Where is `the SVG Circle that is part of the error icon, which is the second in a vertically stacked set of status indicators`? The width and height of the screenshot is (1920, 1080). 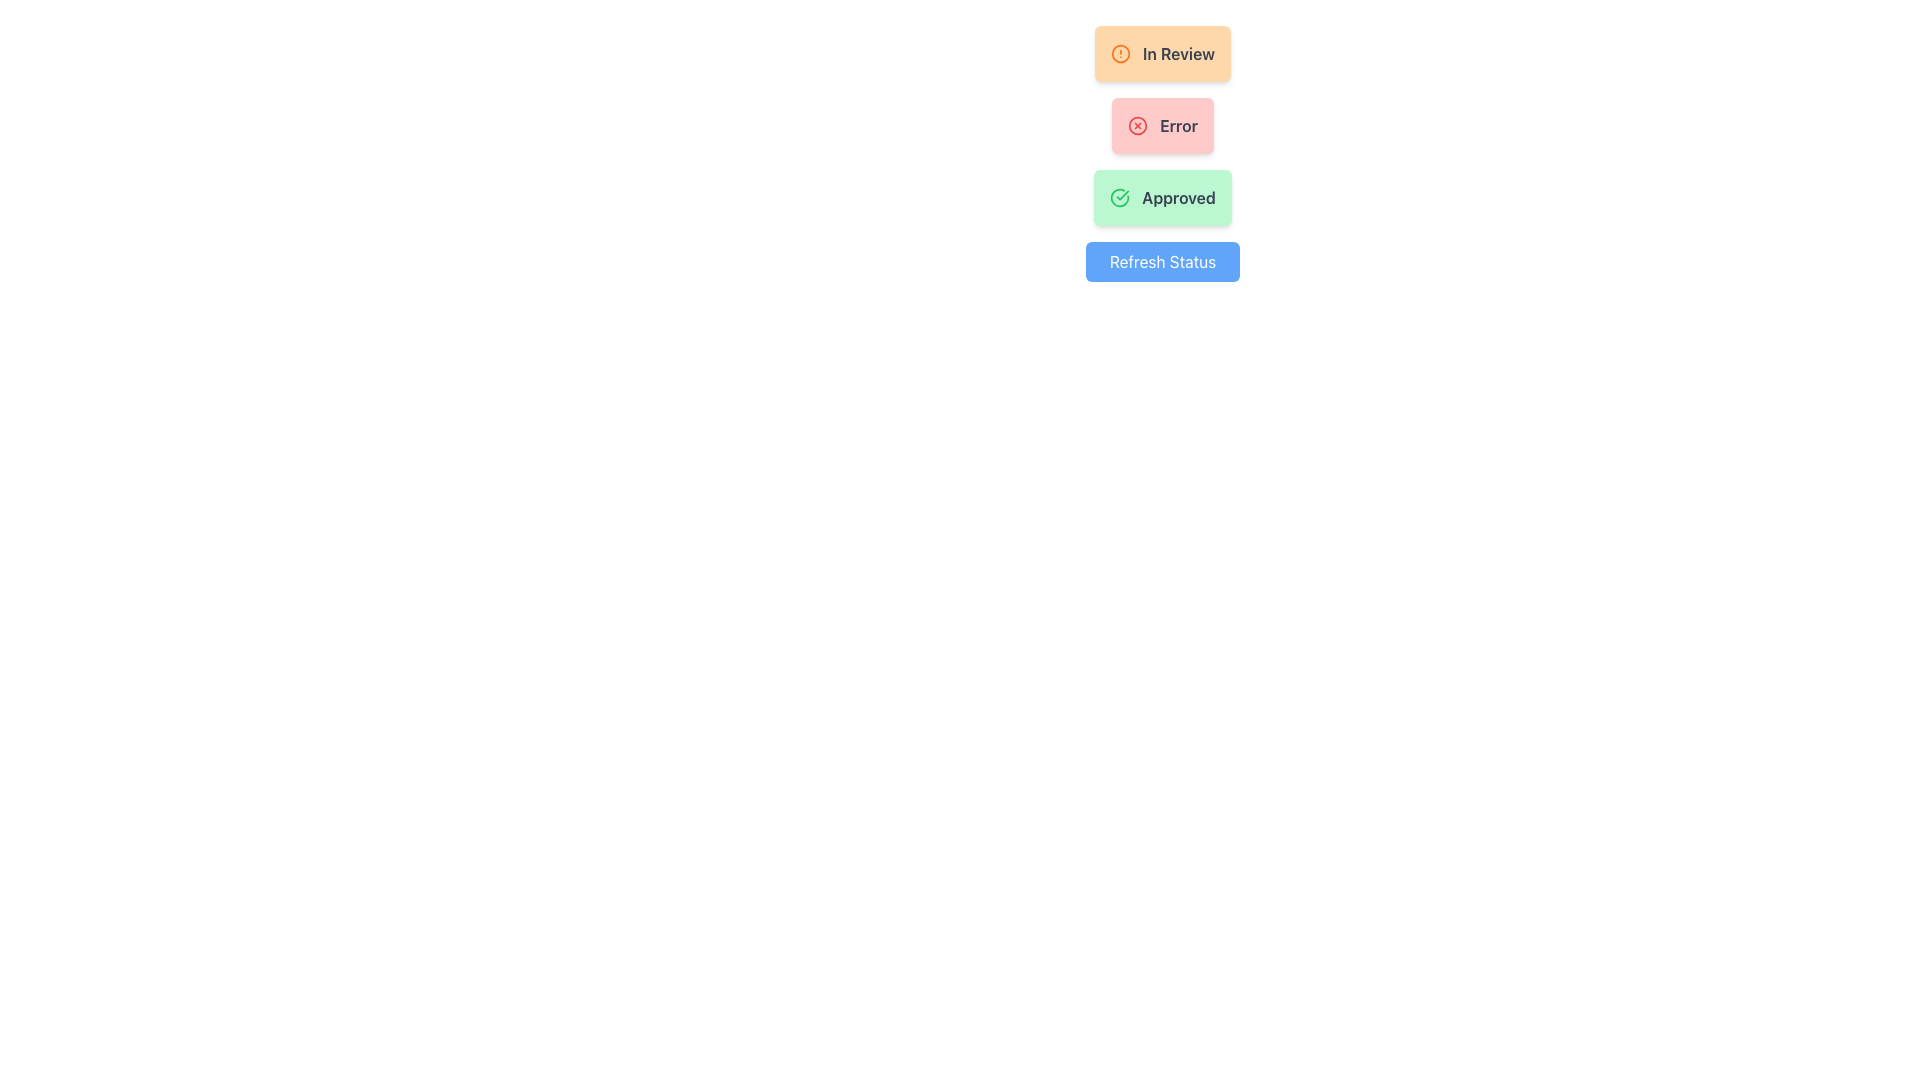 the SVG Circle that is part of the error icon, which is the second in a vertically stacked set of status indicators is located at coordinates (1137, 126).